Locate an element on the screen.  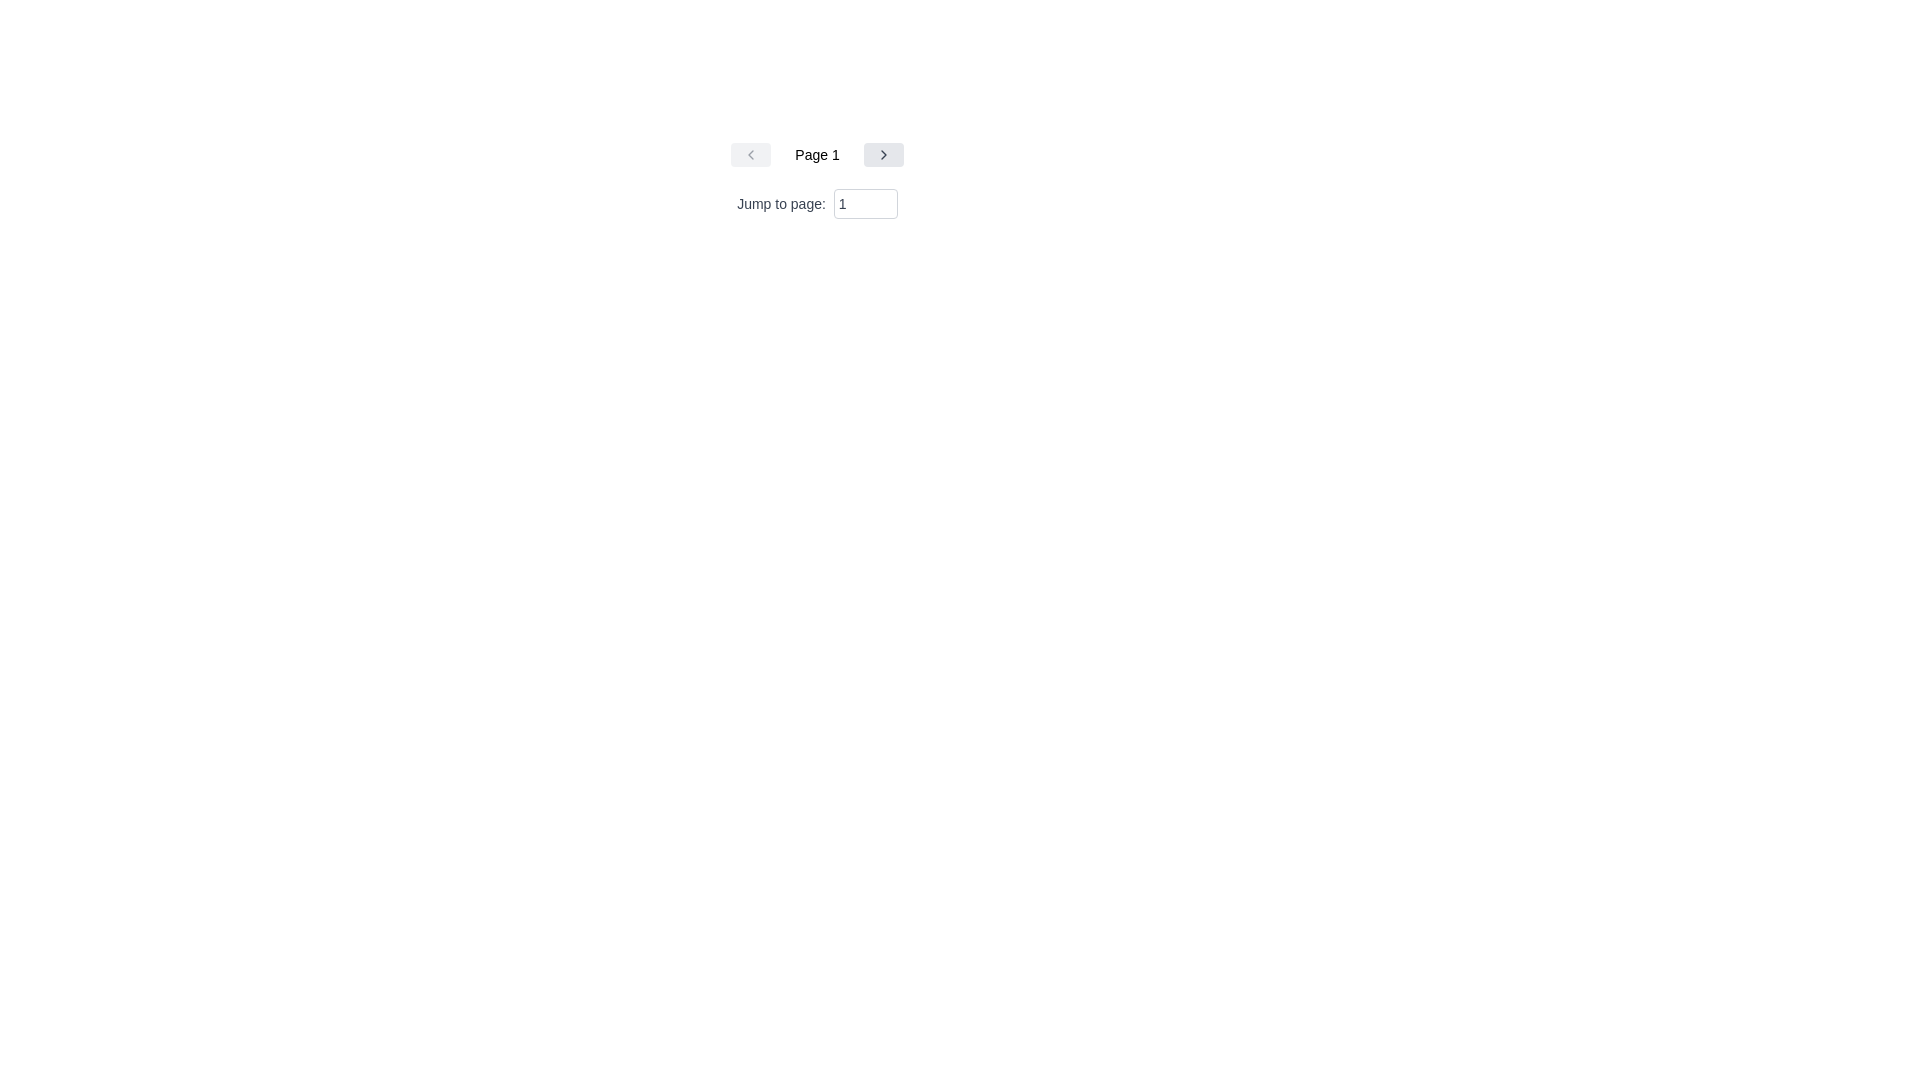
the current page number text label in the pagination interface, which is centrally located between the left and right navigational buttons is located at coordinates (817, 153).